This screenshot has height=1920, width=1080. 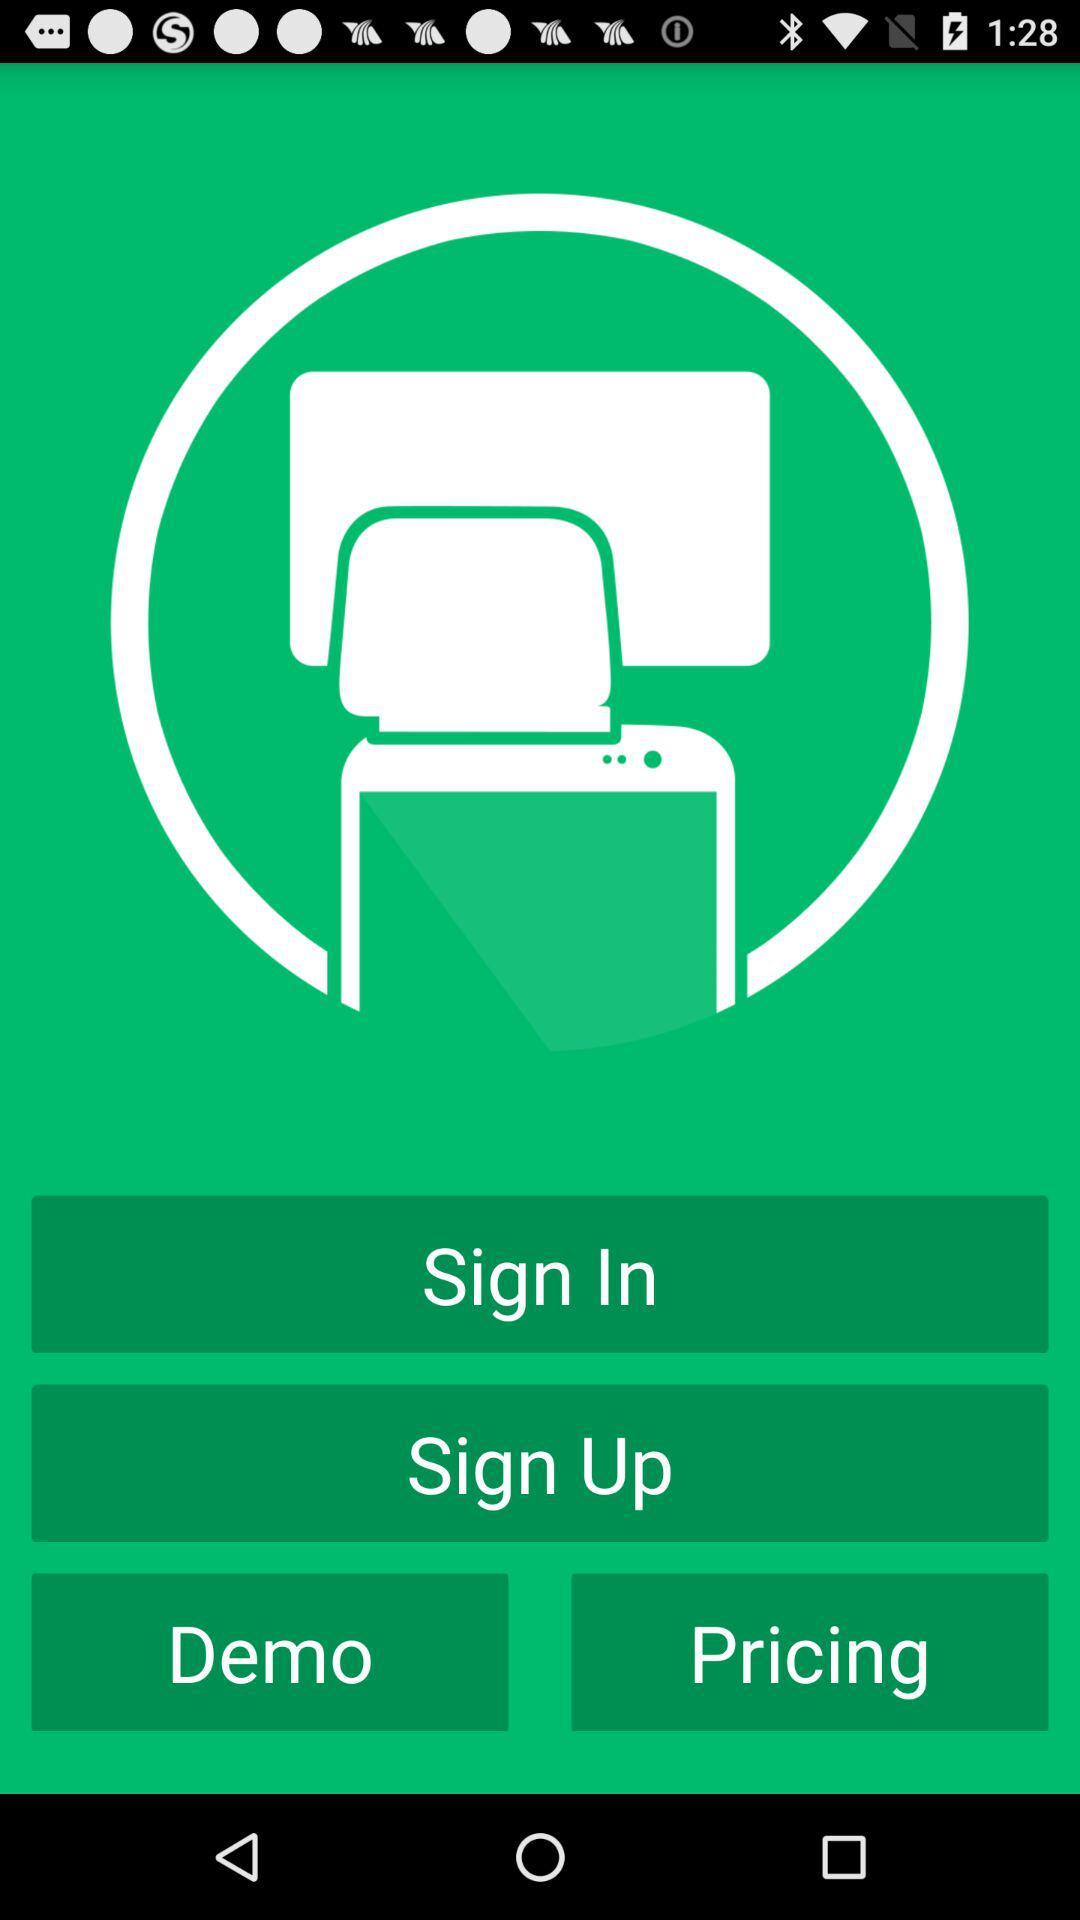 What do you see at coordinates (270, 1652) in the screenshot?
I see `app to the left of the pricing` at bounding box center [270, 1652].